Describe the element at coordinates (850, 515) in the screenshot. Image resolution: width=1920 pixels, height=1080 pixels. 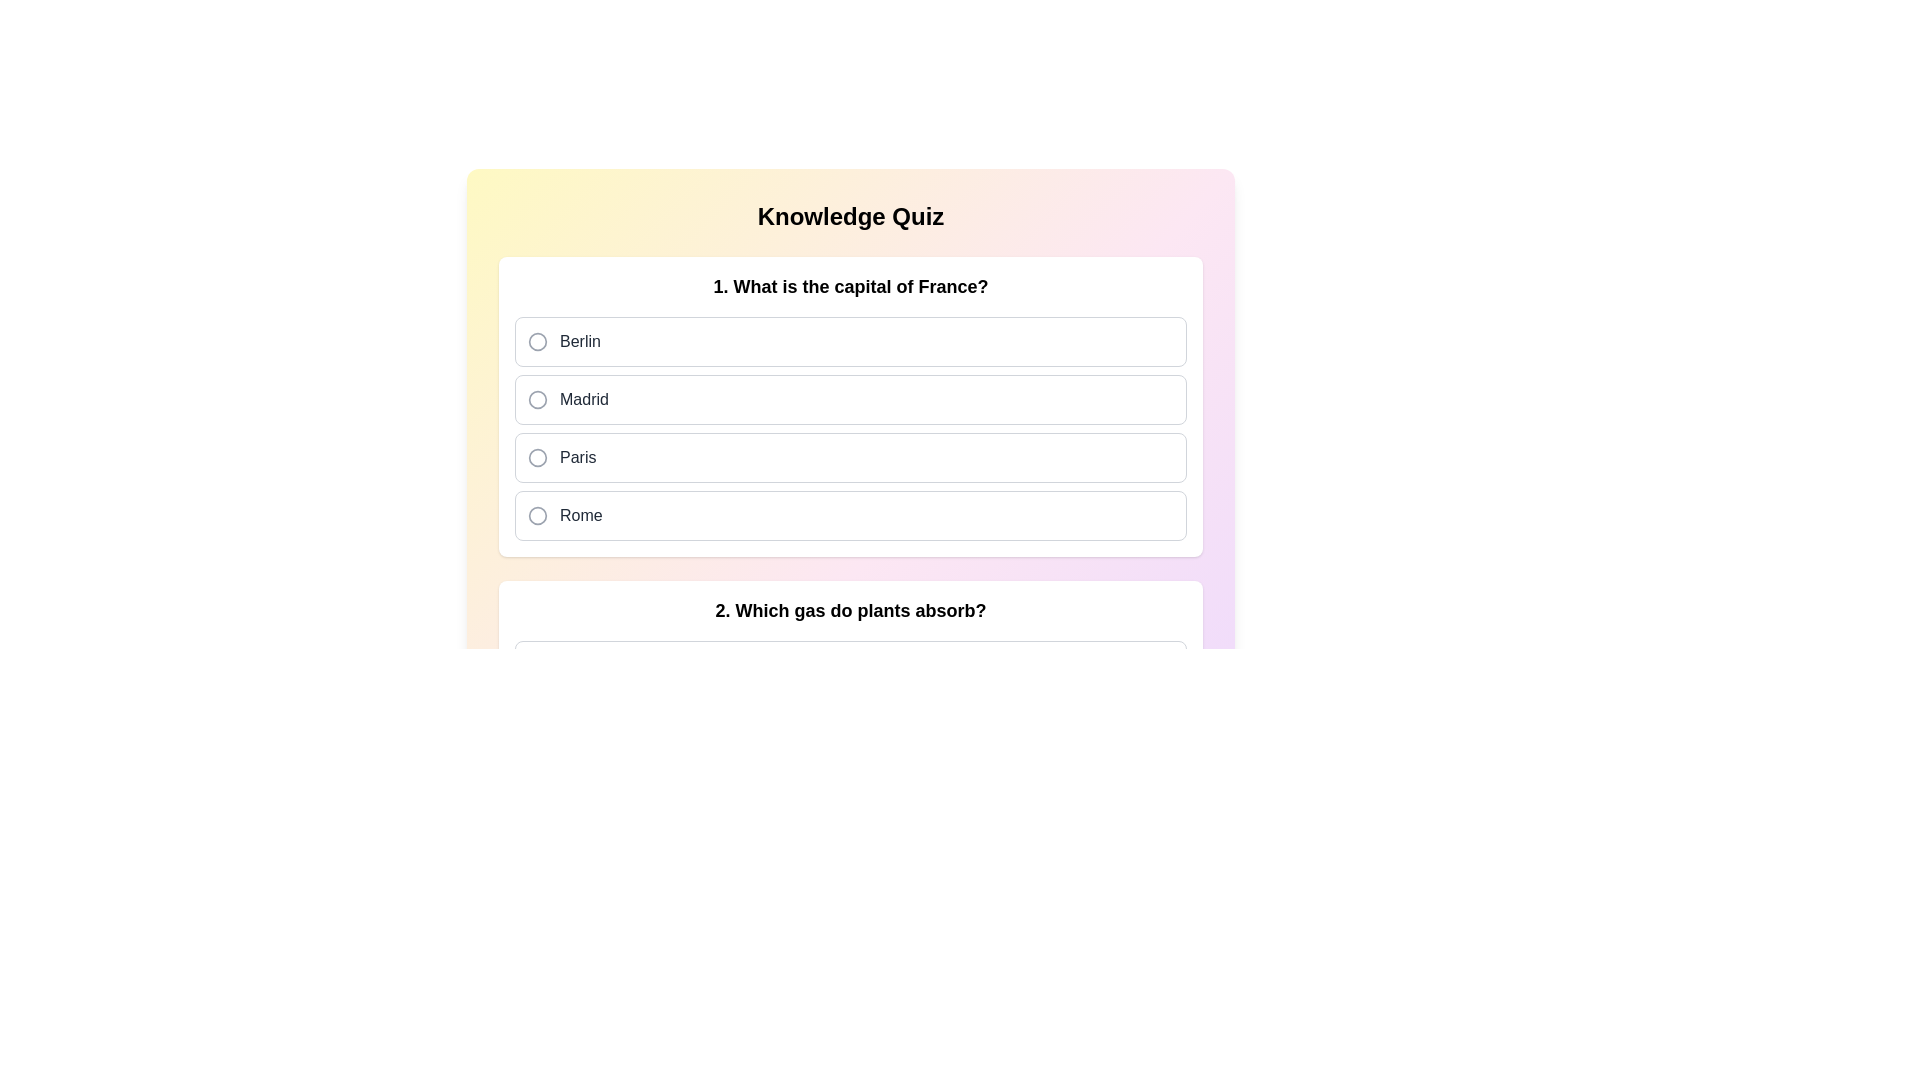
I see `to select the fourth option in the multiple-choice question asking 'What is the capital of France?'` at that location.